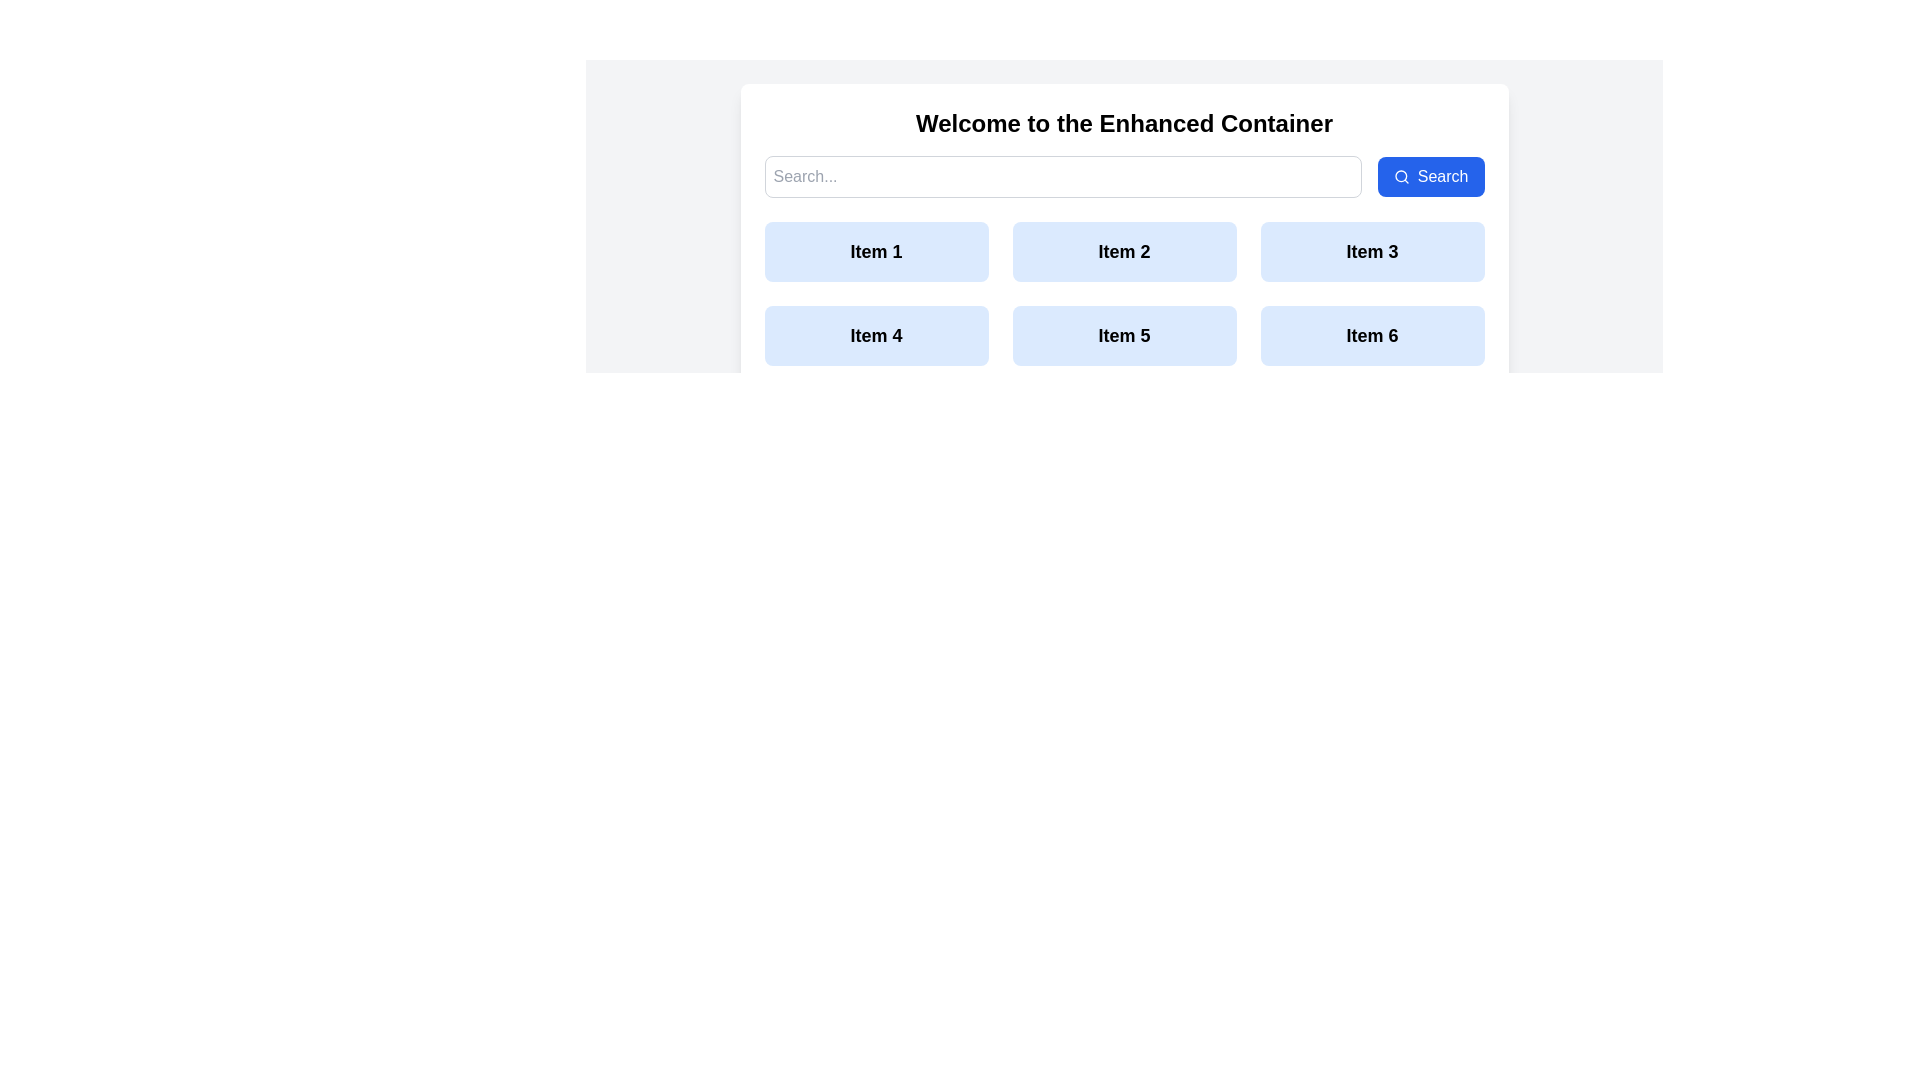 Image resolution: width=1920 pixels, height=1080 pixels. What do you see at coordinates (1124, 250) in the screenshot?
I see `the second button in the first row of a grid layout, positioned between 'Item 1' and 'Item 3'` at bounding box center [1124, 250].